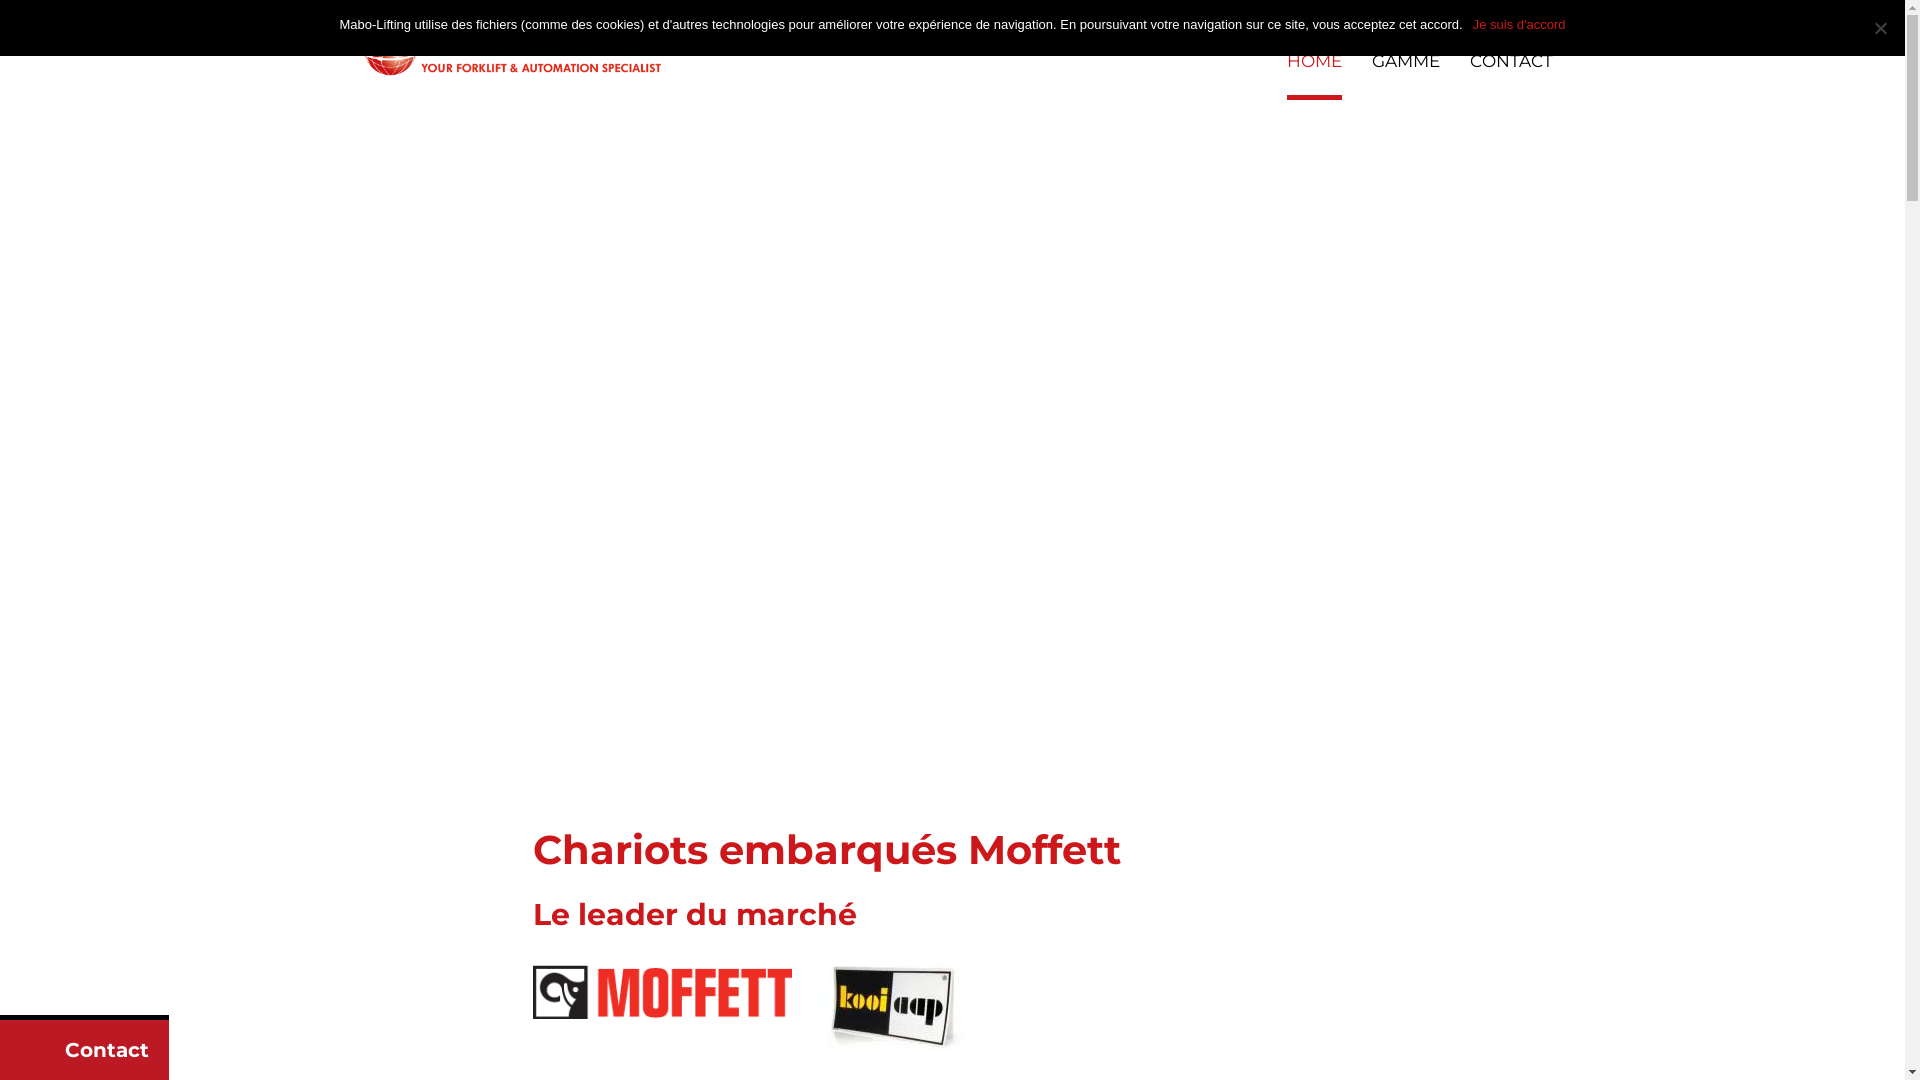 Image resolution: width=1920 pixels, height=1080 pixels. Describe the element at coordinates (662, 991) in the screenshot. I see `'Moffett'` at that location.